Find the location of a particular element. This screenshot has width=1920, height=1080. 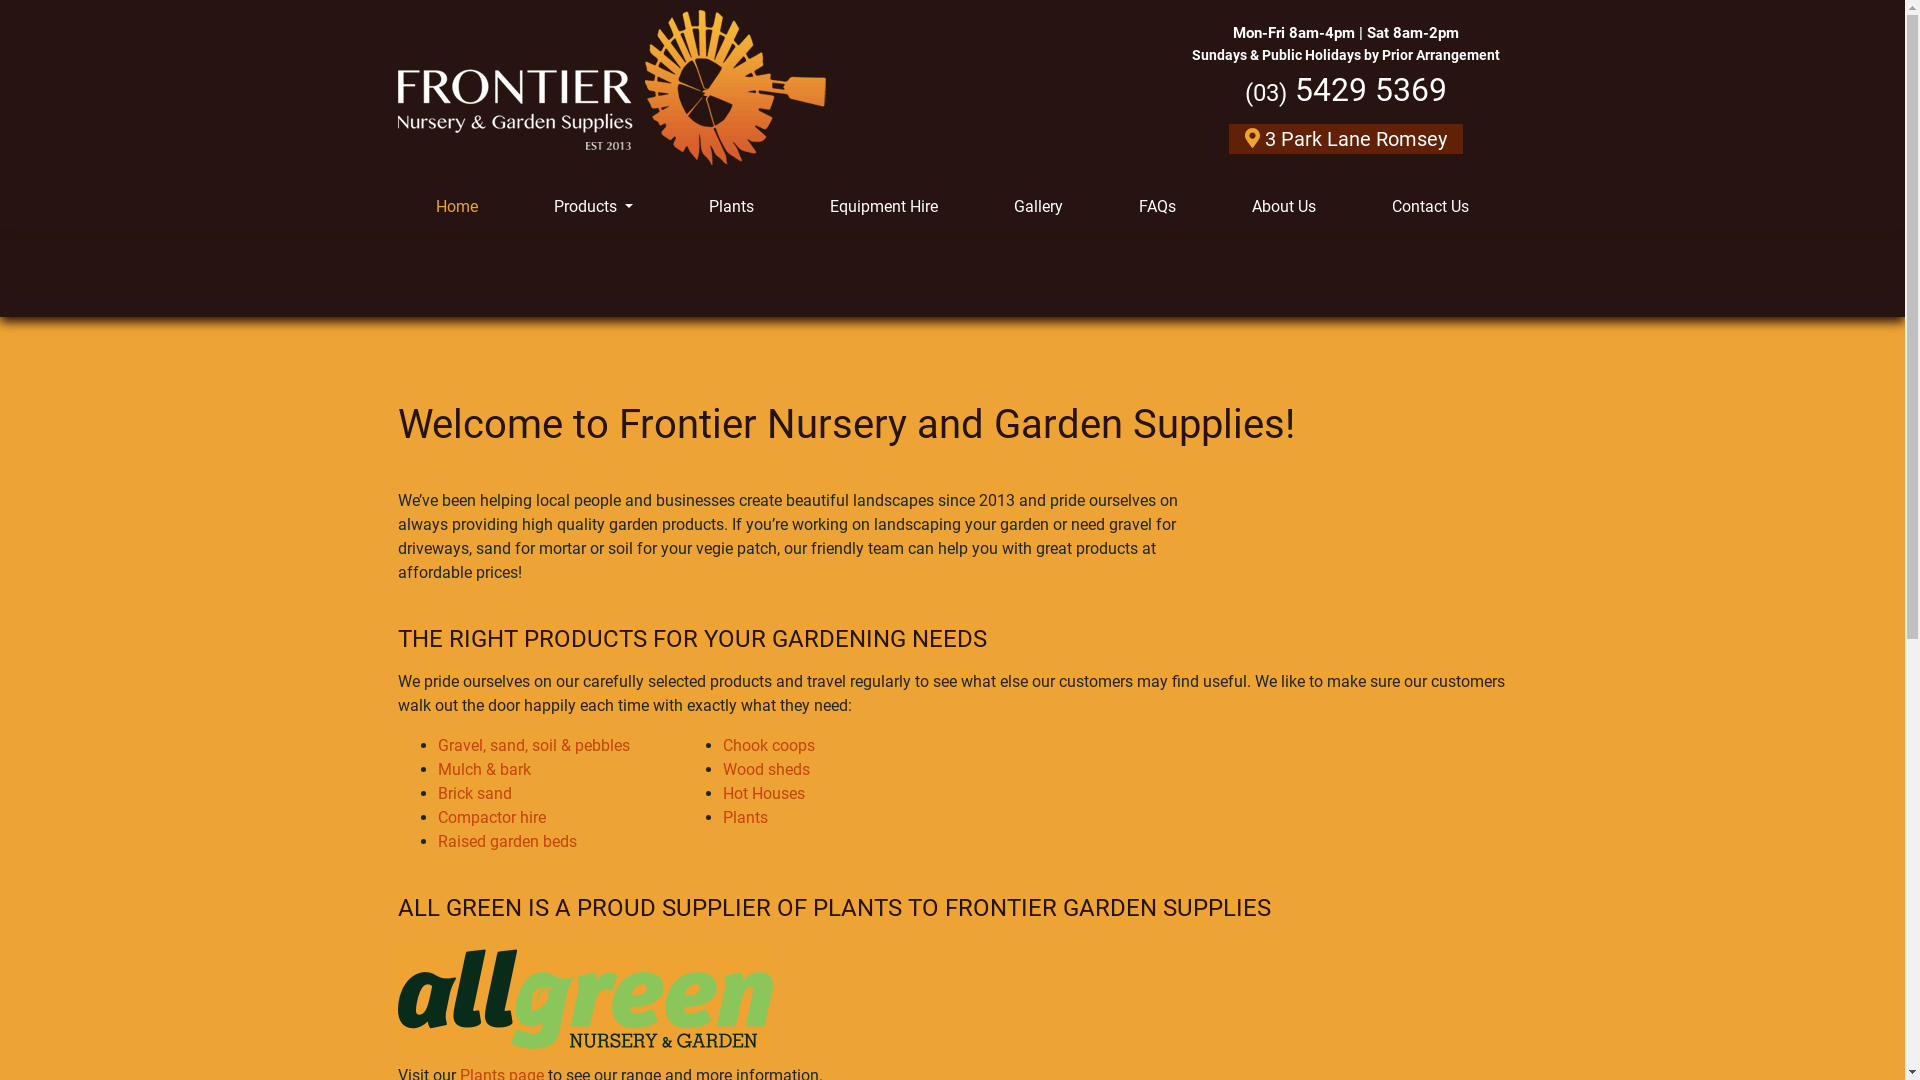

'Chook coops' is located at coordinates (720, 745).